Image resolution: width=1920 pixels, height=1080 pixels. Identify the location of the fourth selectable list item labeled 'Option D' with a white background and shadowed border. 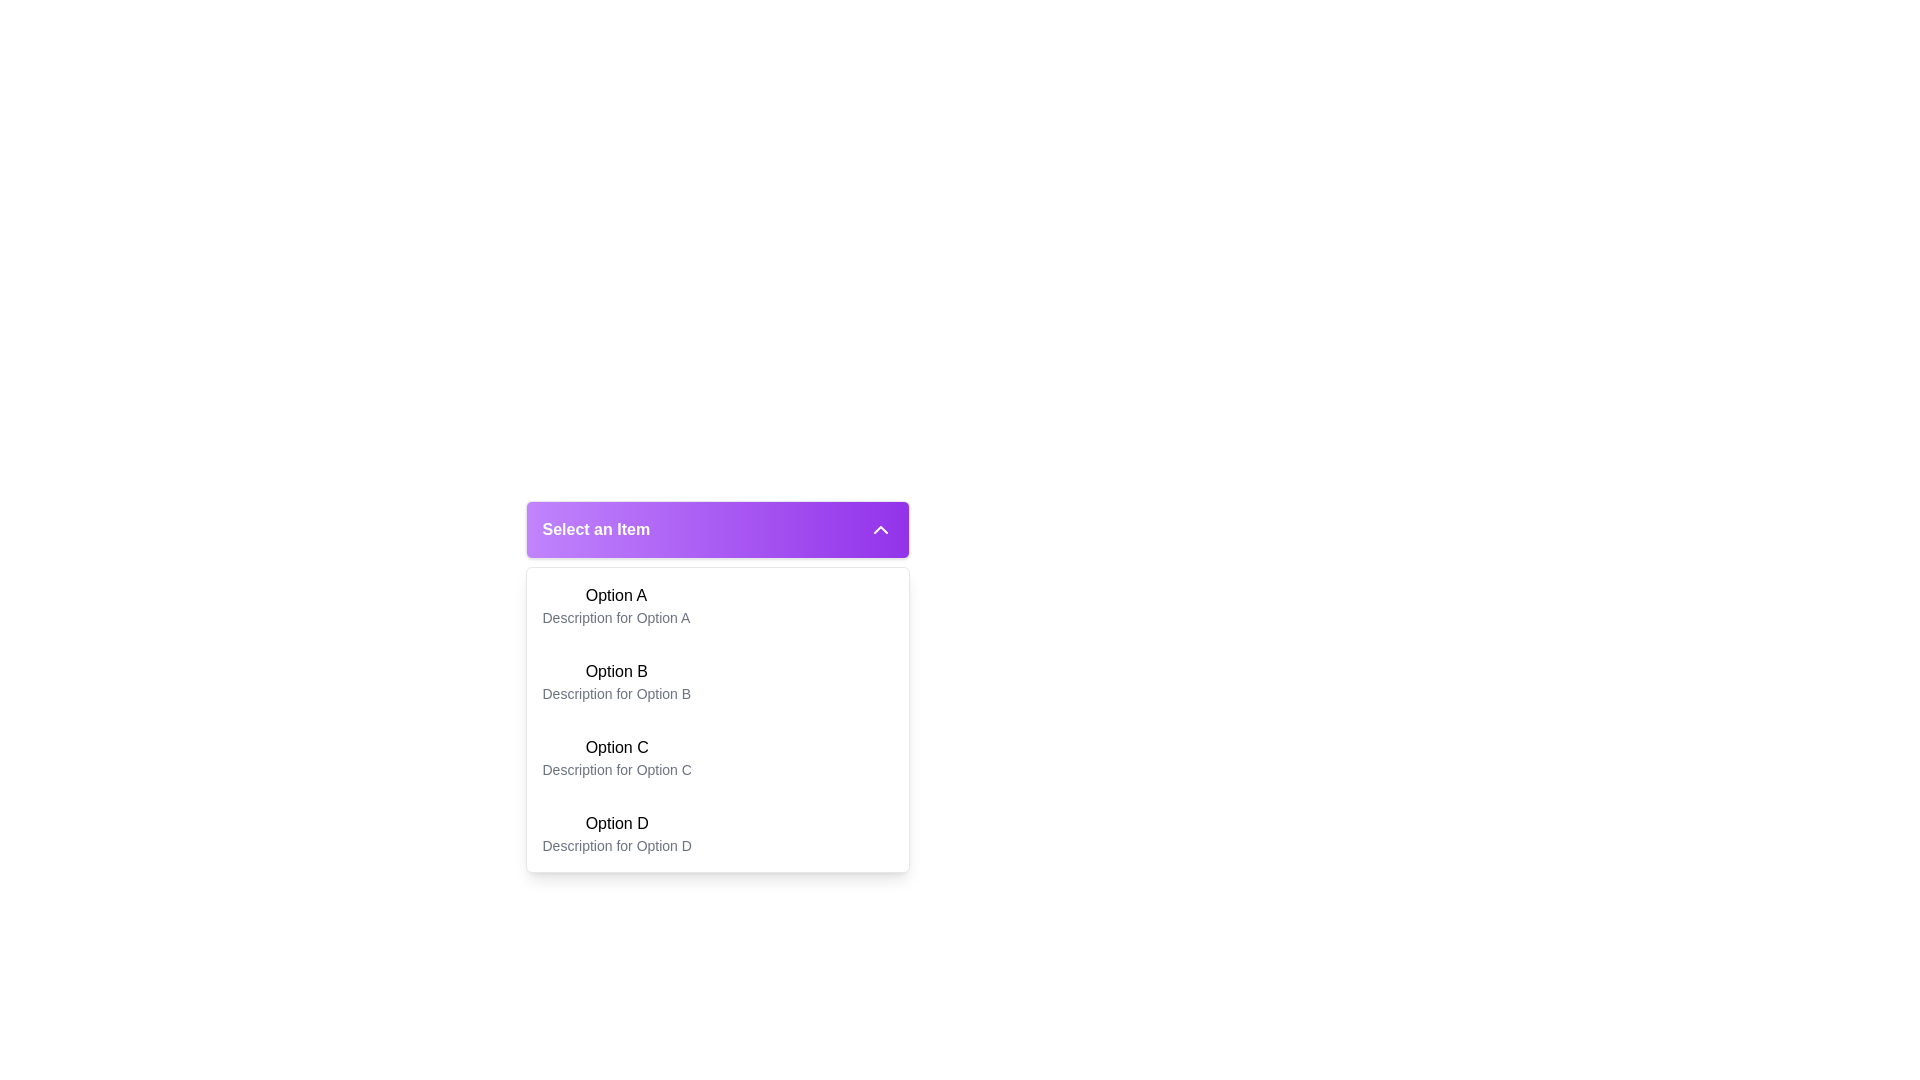
(717, 833).